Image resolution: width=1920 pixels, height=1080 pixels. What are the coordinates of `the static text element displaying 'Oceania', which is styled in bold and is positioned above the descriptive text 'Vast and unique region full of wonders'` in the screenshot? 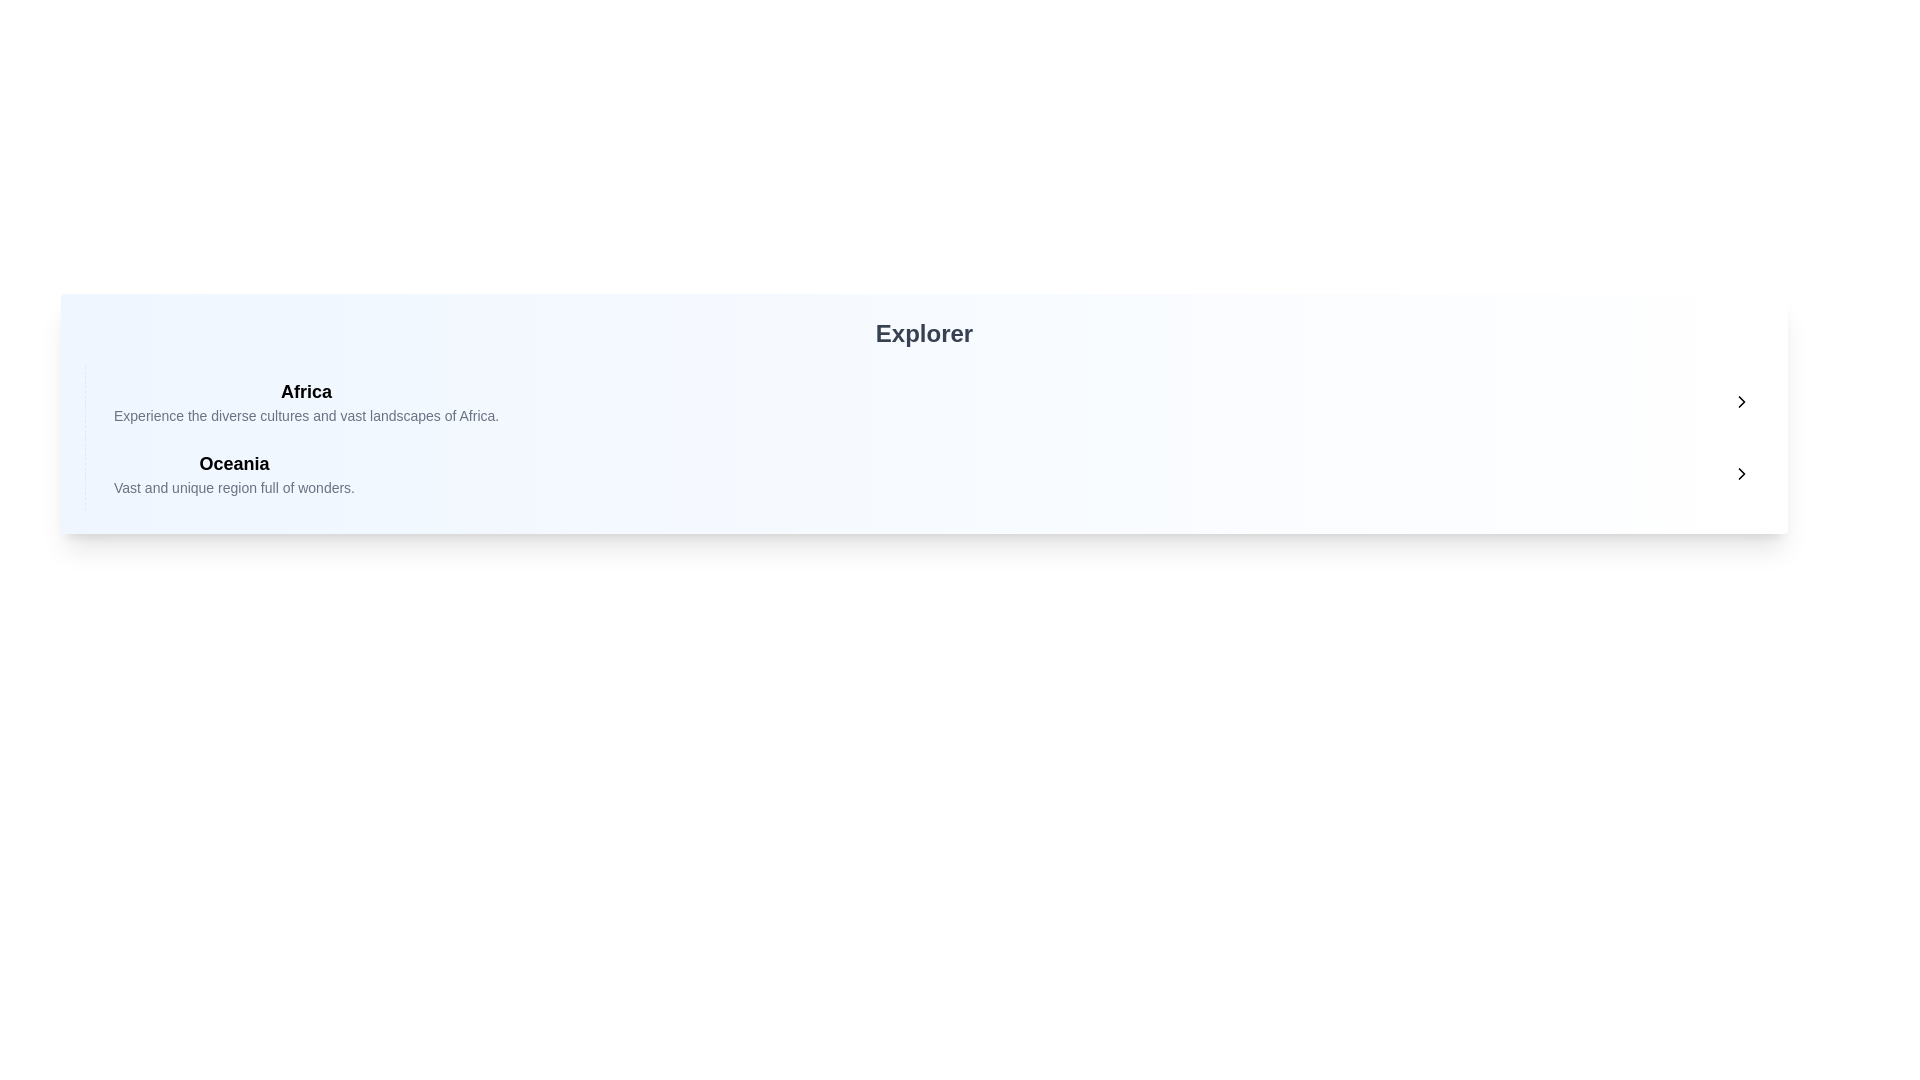 It's located at (234, 463).